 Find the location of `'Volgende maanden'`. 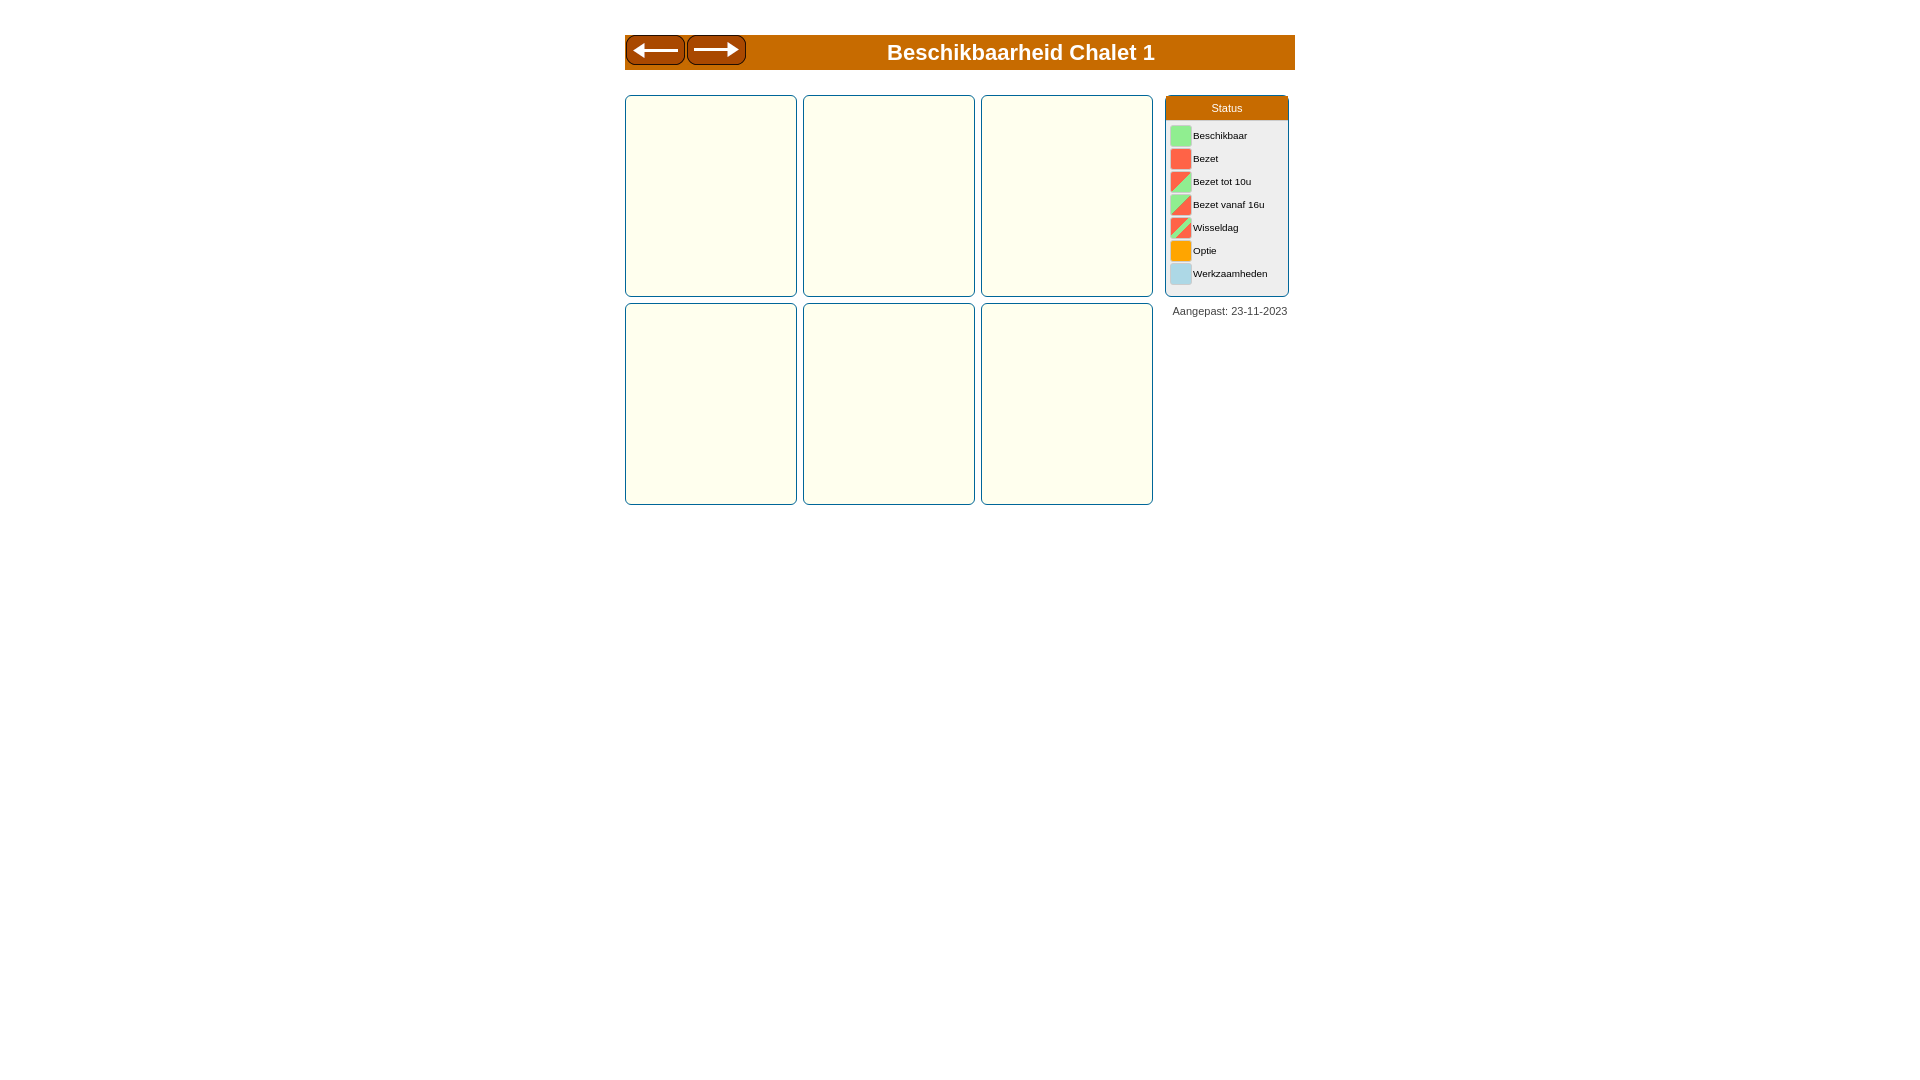

'Volgende maanden' is located at coordinates (716, 52).